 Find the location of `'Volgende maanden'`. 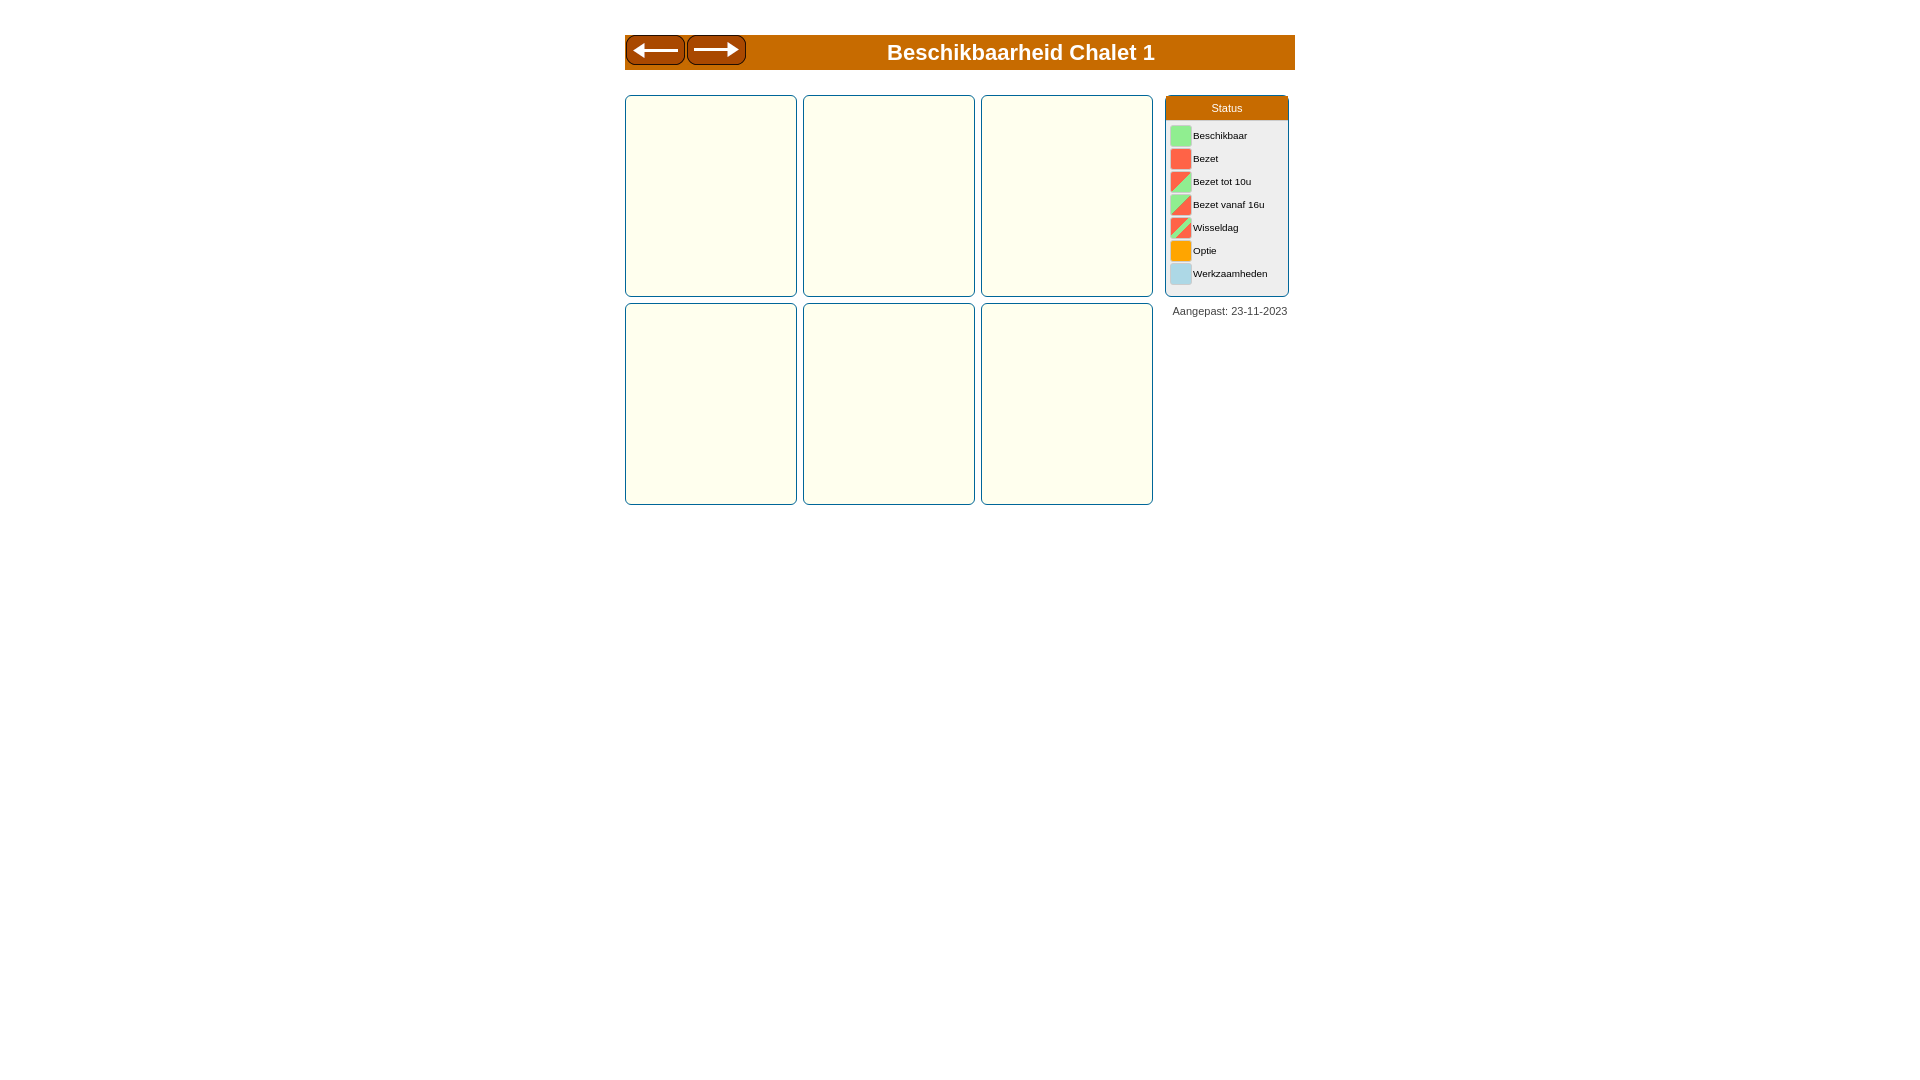

'Volgende maanden' is located at coordinates (716, 52).